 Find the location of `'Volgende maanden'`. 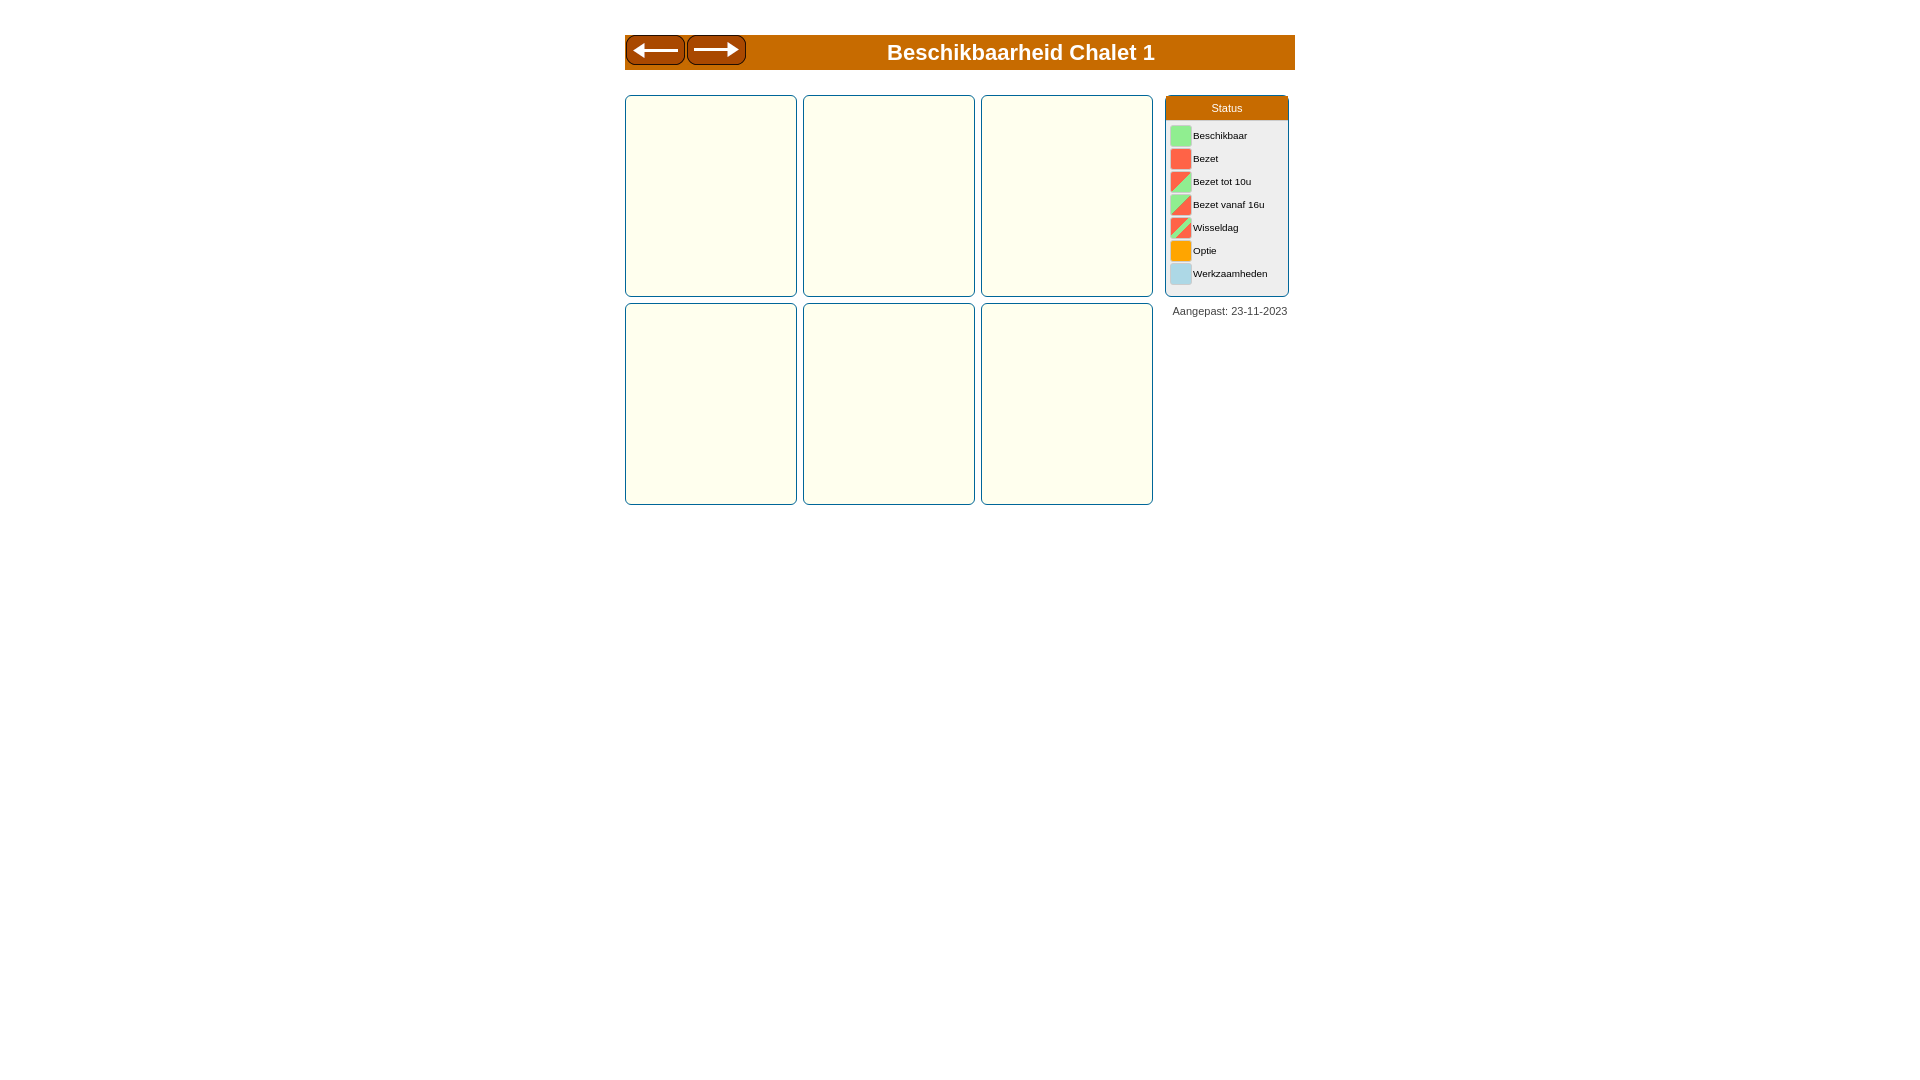

'Volgende maanden' is located at coordinates (716, 52).